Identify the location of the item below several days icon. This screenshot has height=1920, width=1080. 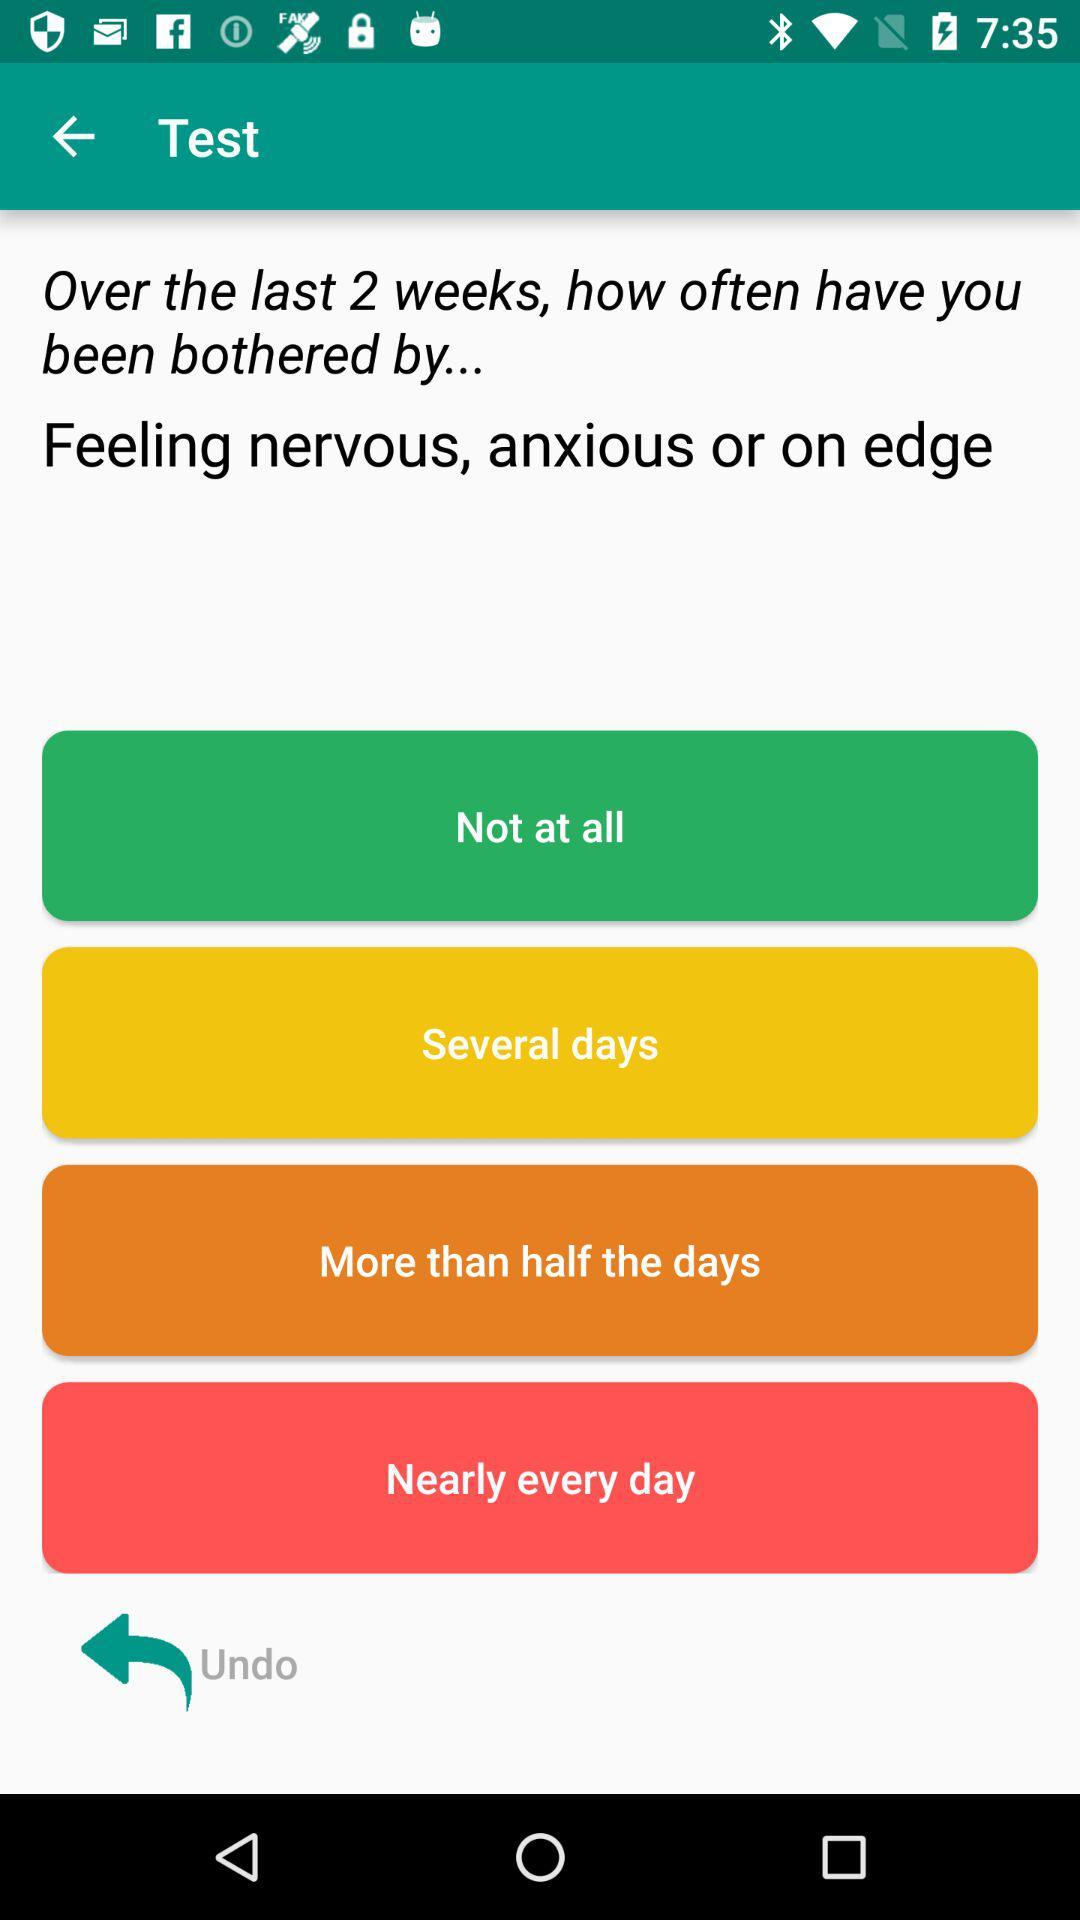
(540, 1259).